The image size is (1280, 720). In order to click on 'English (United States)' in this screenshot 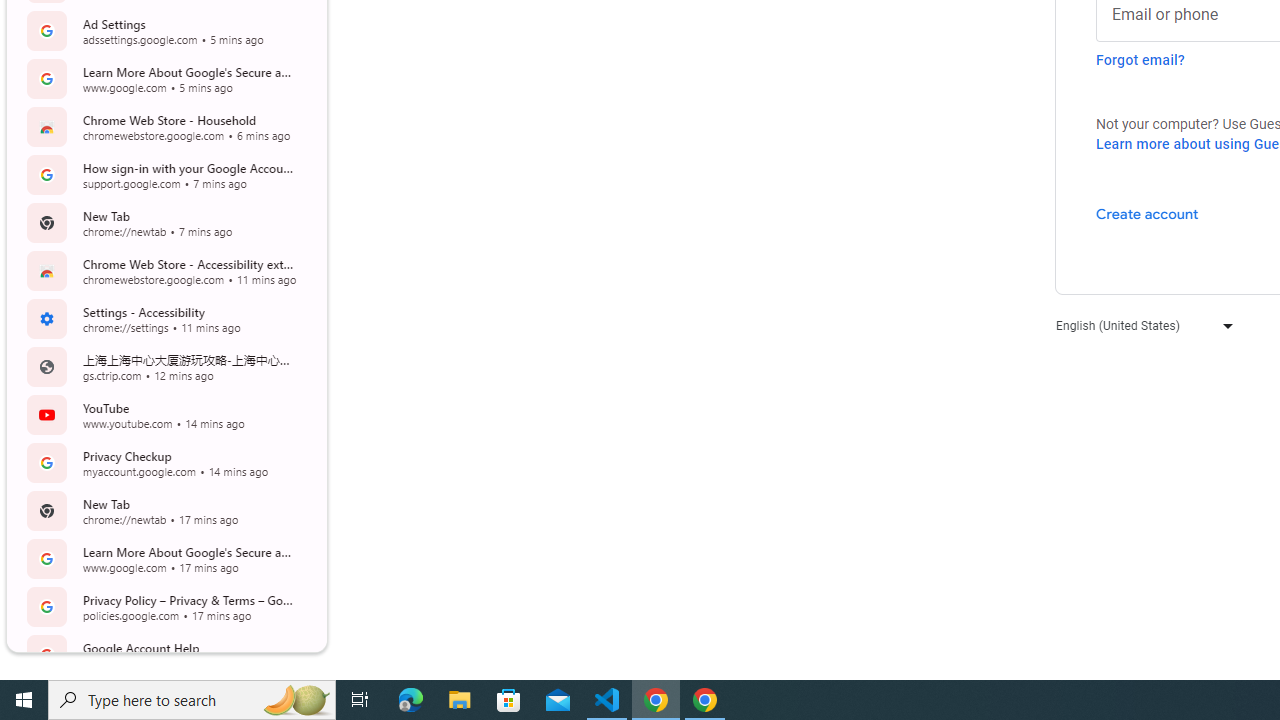, I will do `click(1139, 324)`.